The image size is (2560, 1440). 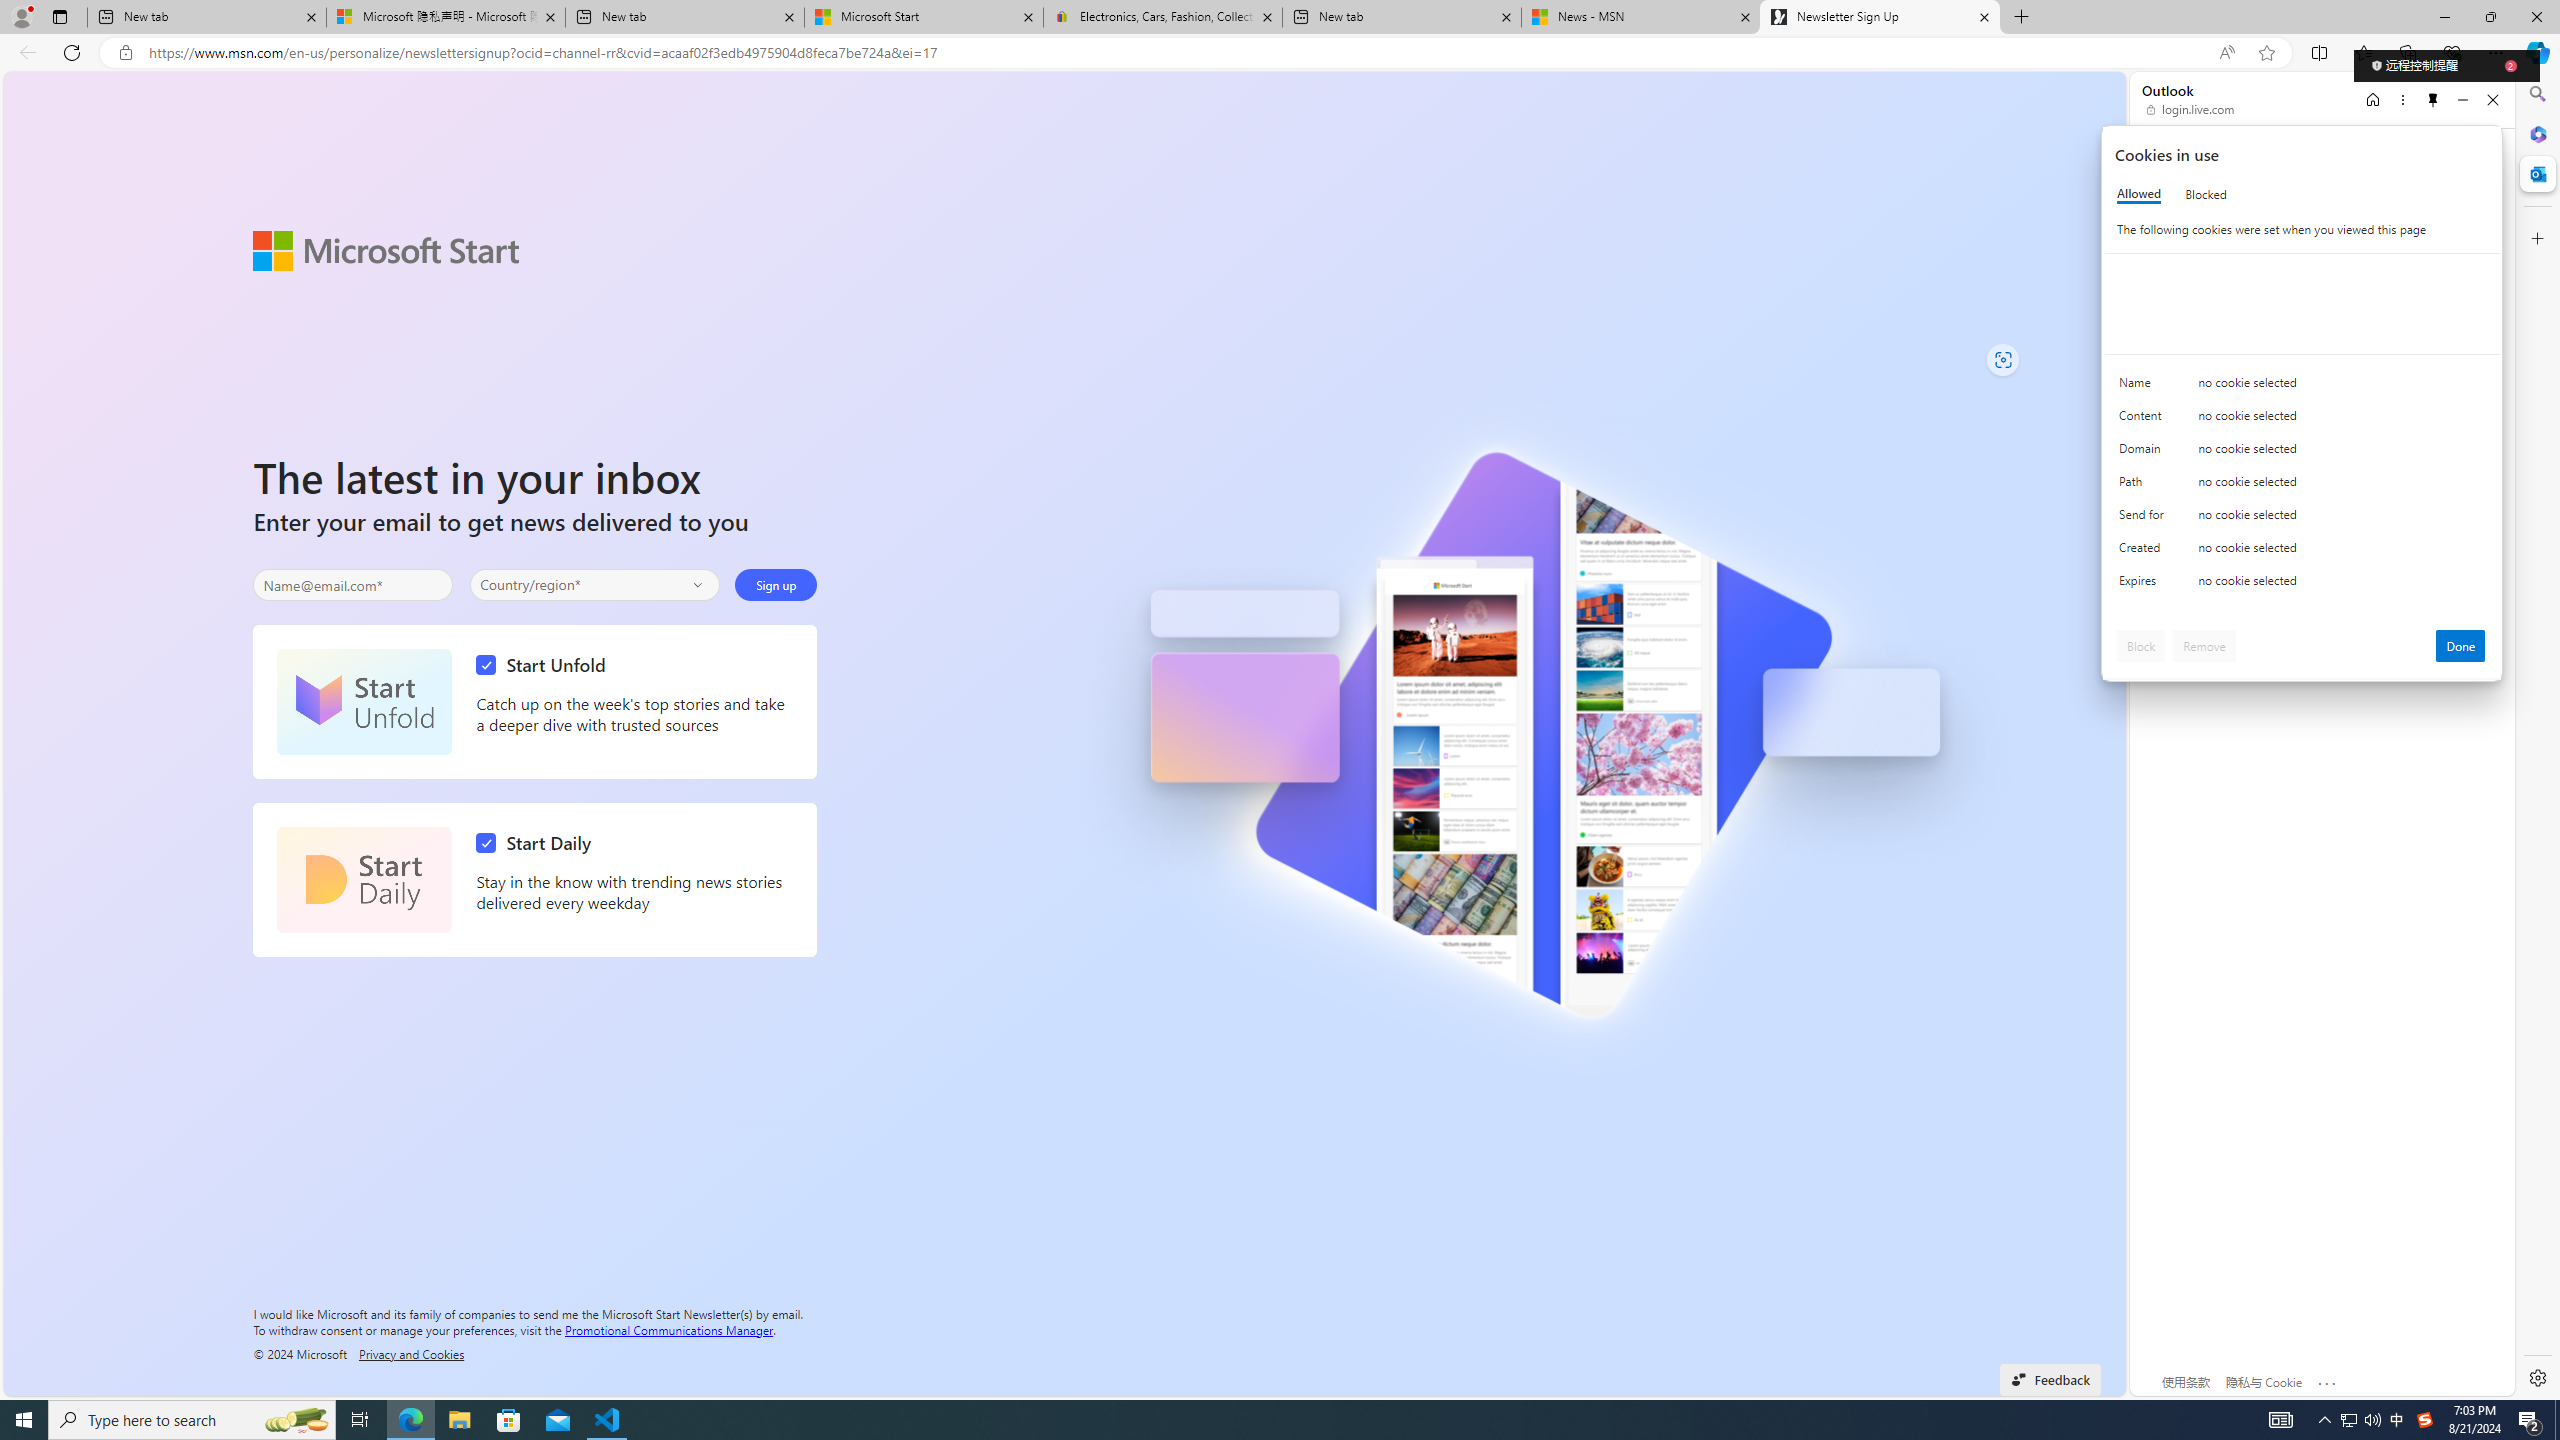 I want to click on 'Created', so click(x=2144, y=551).